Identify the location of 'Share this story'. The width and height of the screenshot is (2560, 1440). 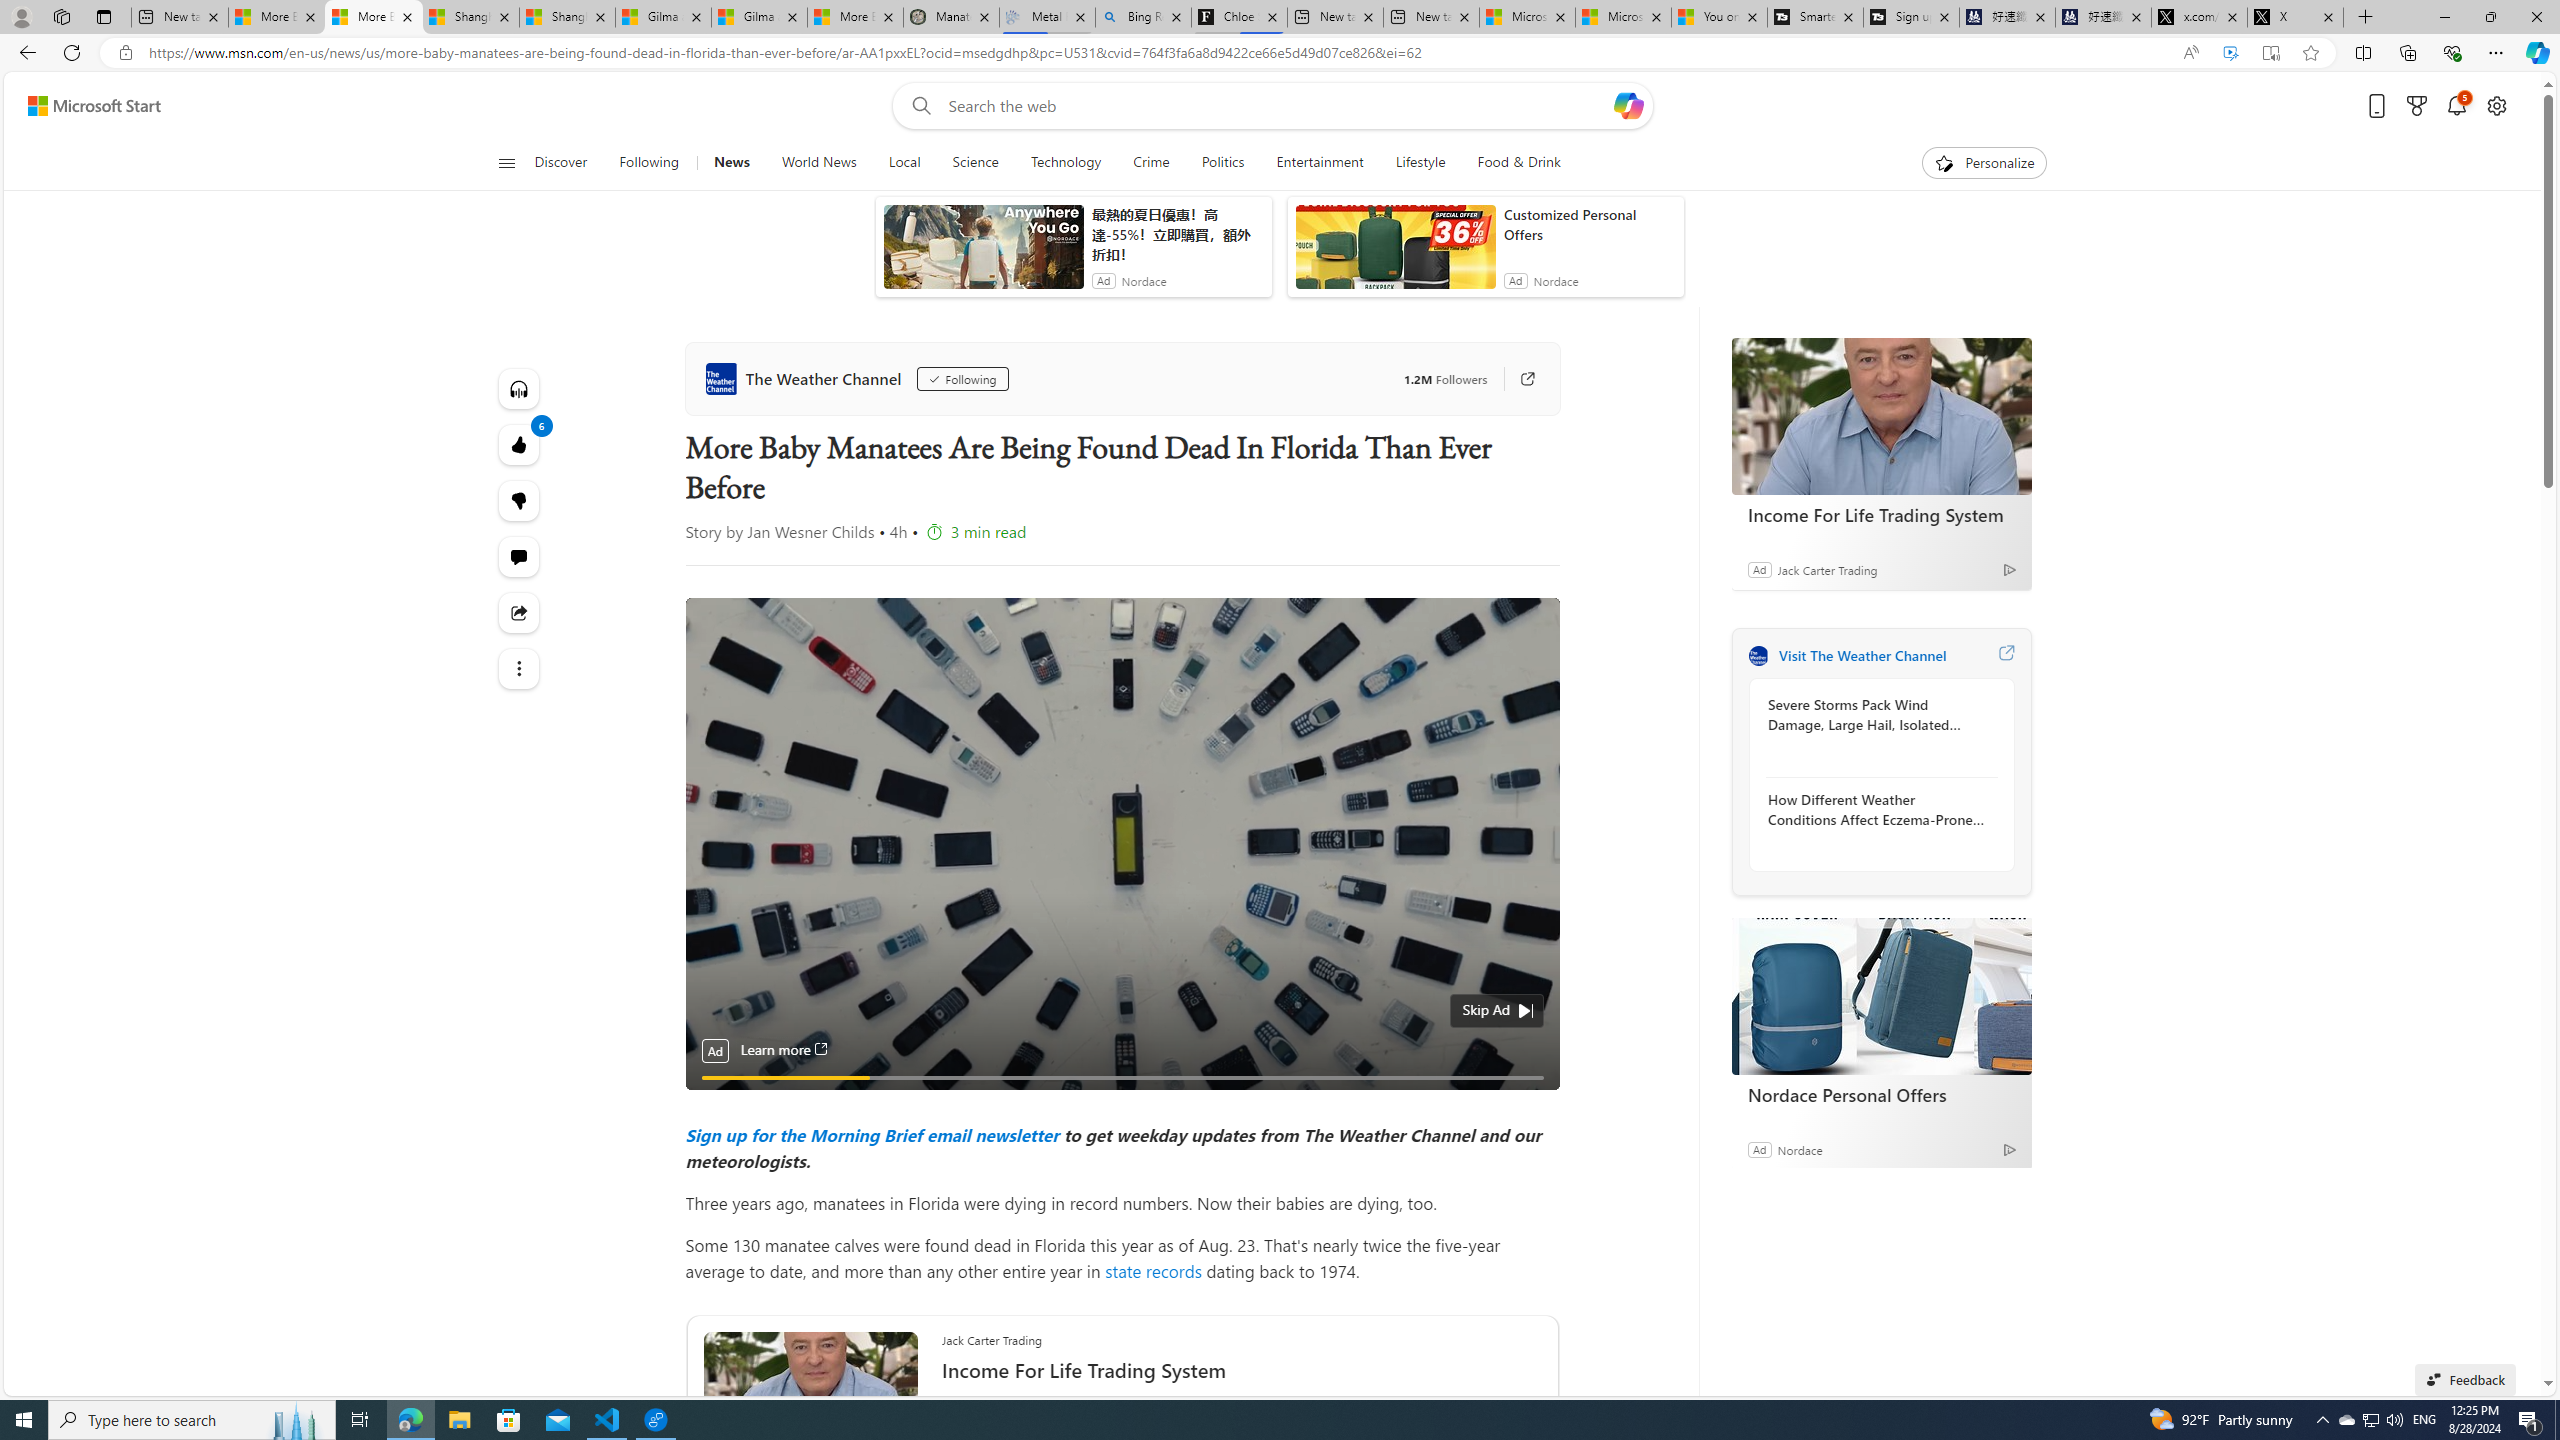
(518, 612).